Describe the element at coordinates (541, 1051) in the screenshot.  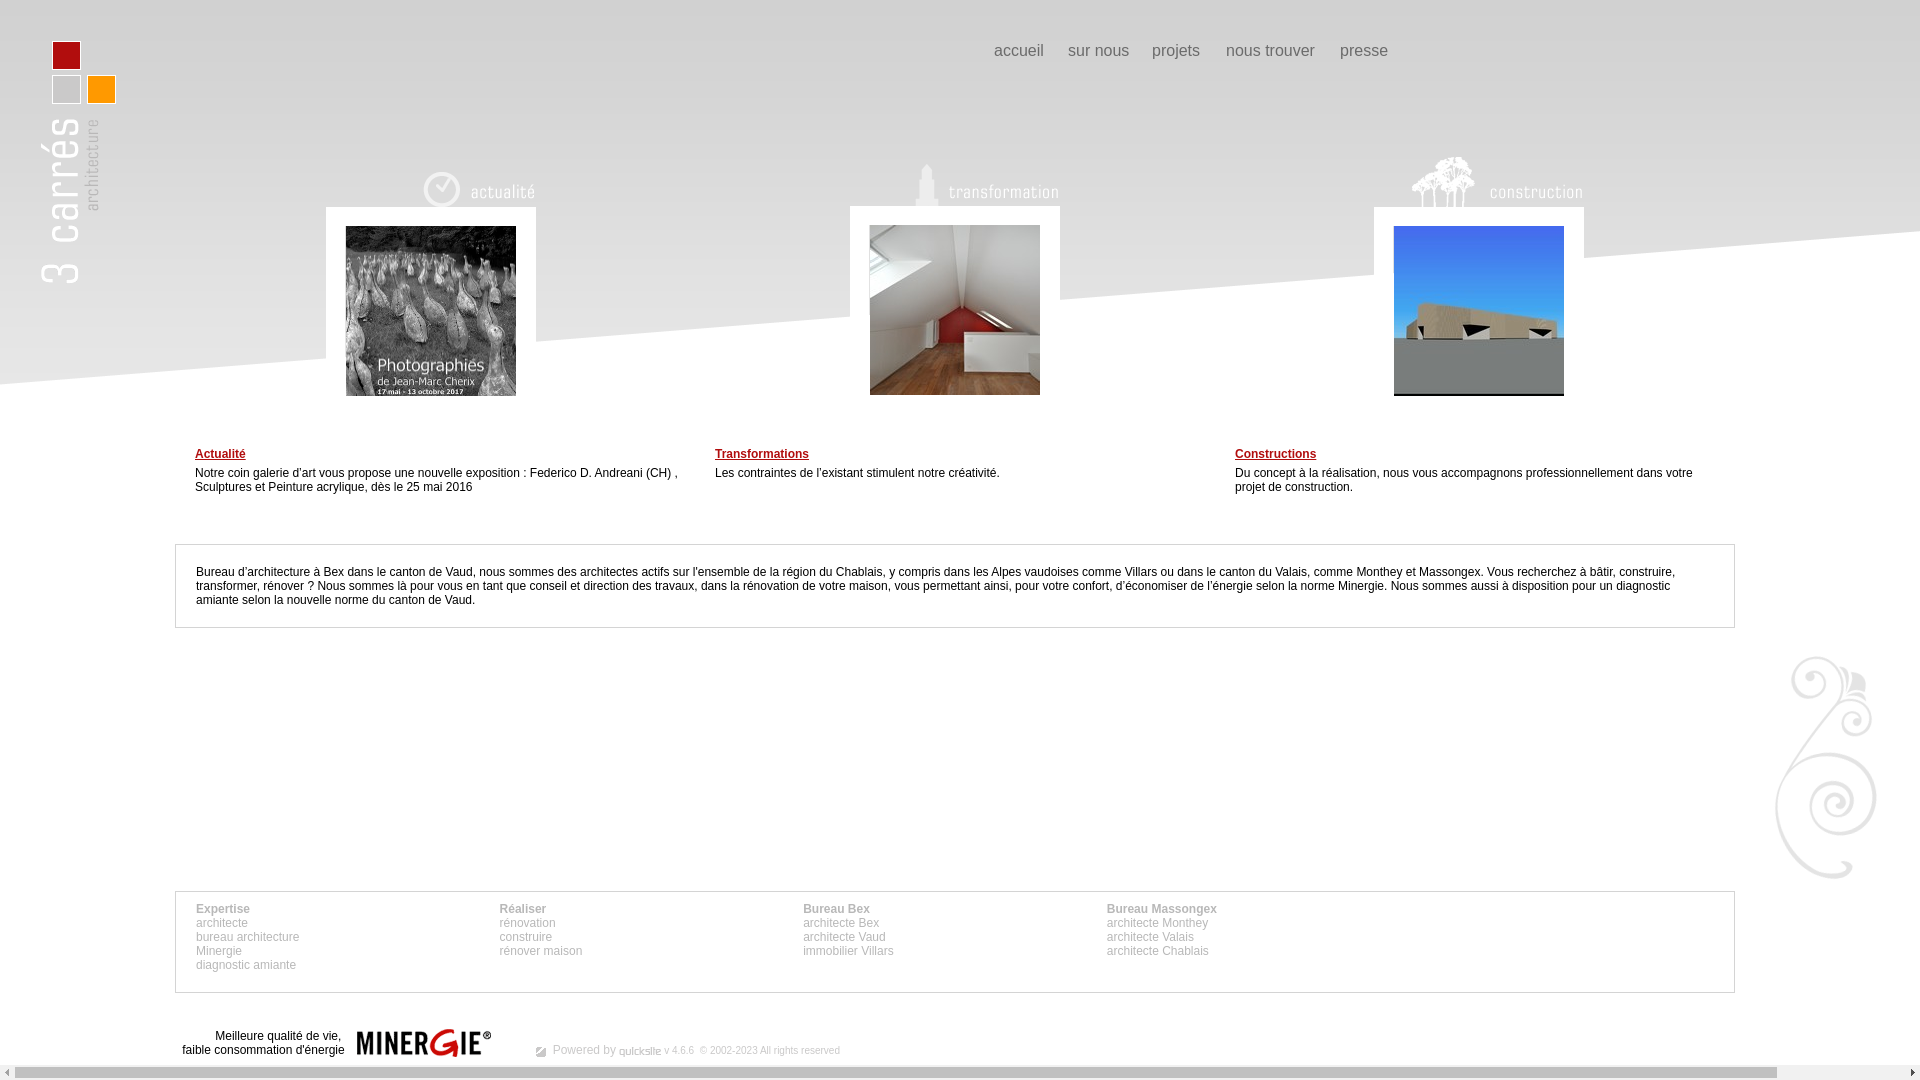
I see `'quicksite'` at that location.